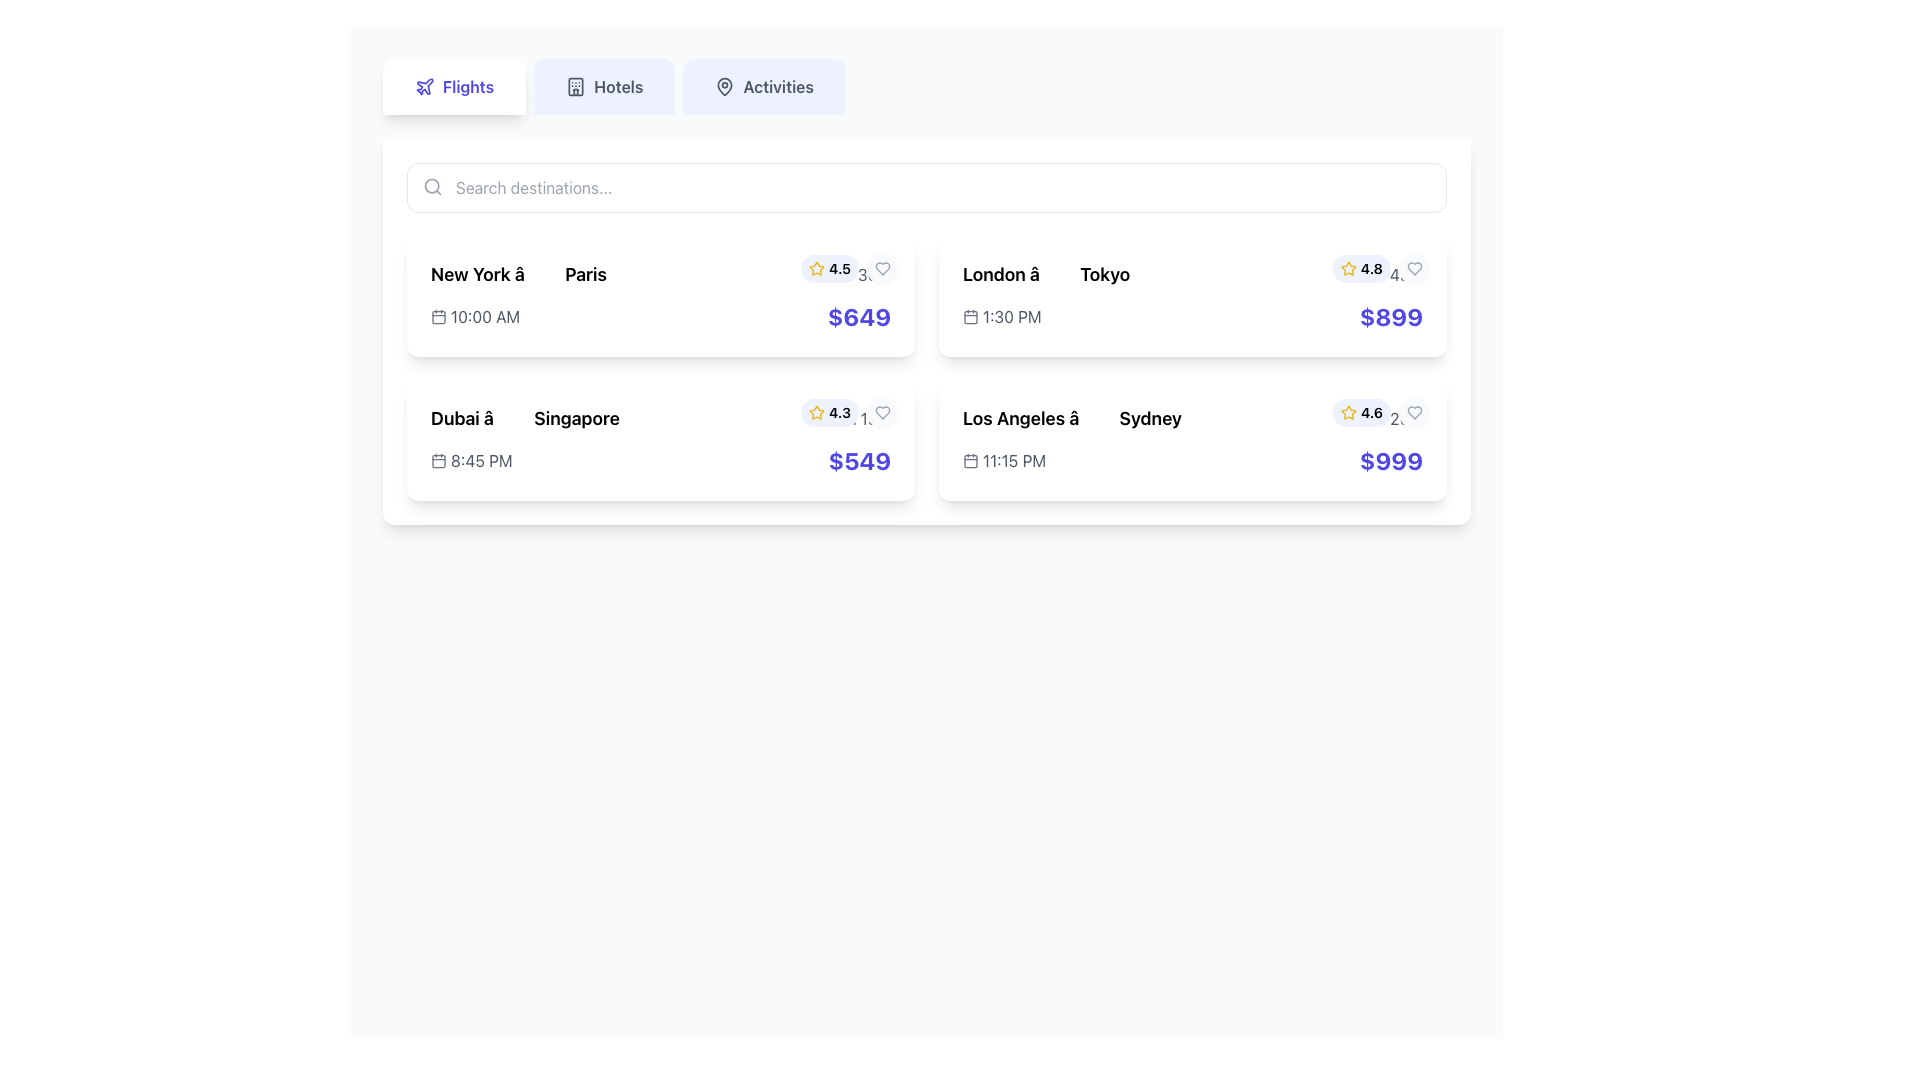 The image size is (1920, 1080). What do you see at coordinates (1004, 461) in the screenshot?
I see `displayed departure time for the flight from Los Angeles to Sydney, located at the bottom-right corner of the flight item card, under the flight route details` at bounding box center [1004, 461].